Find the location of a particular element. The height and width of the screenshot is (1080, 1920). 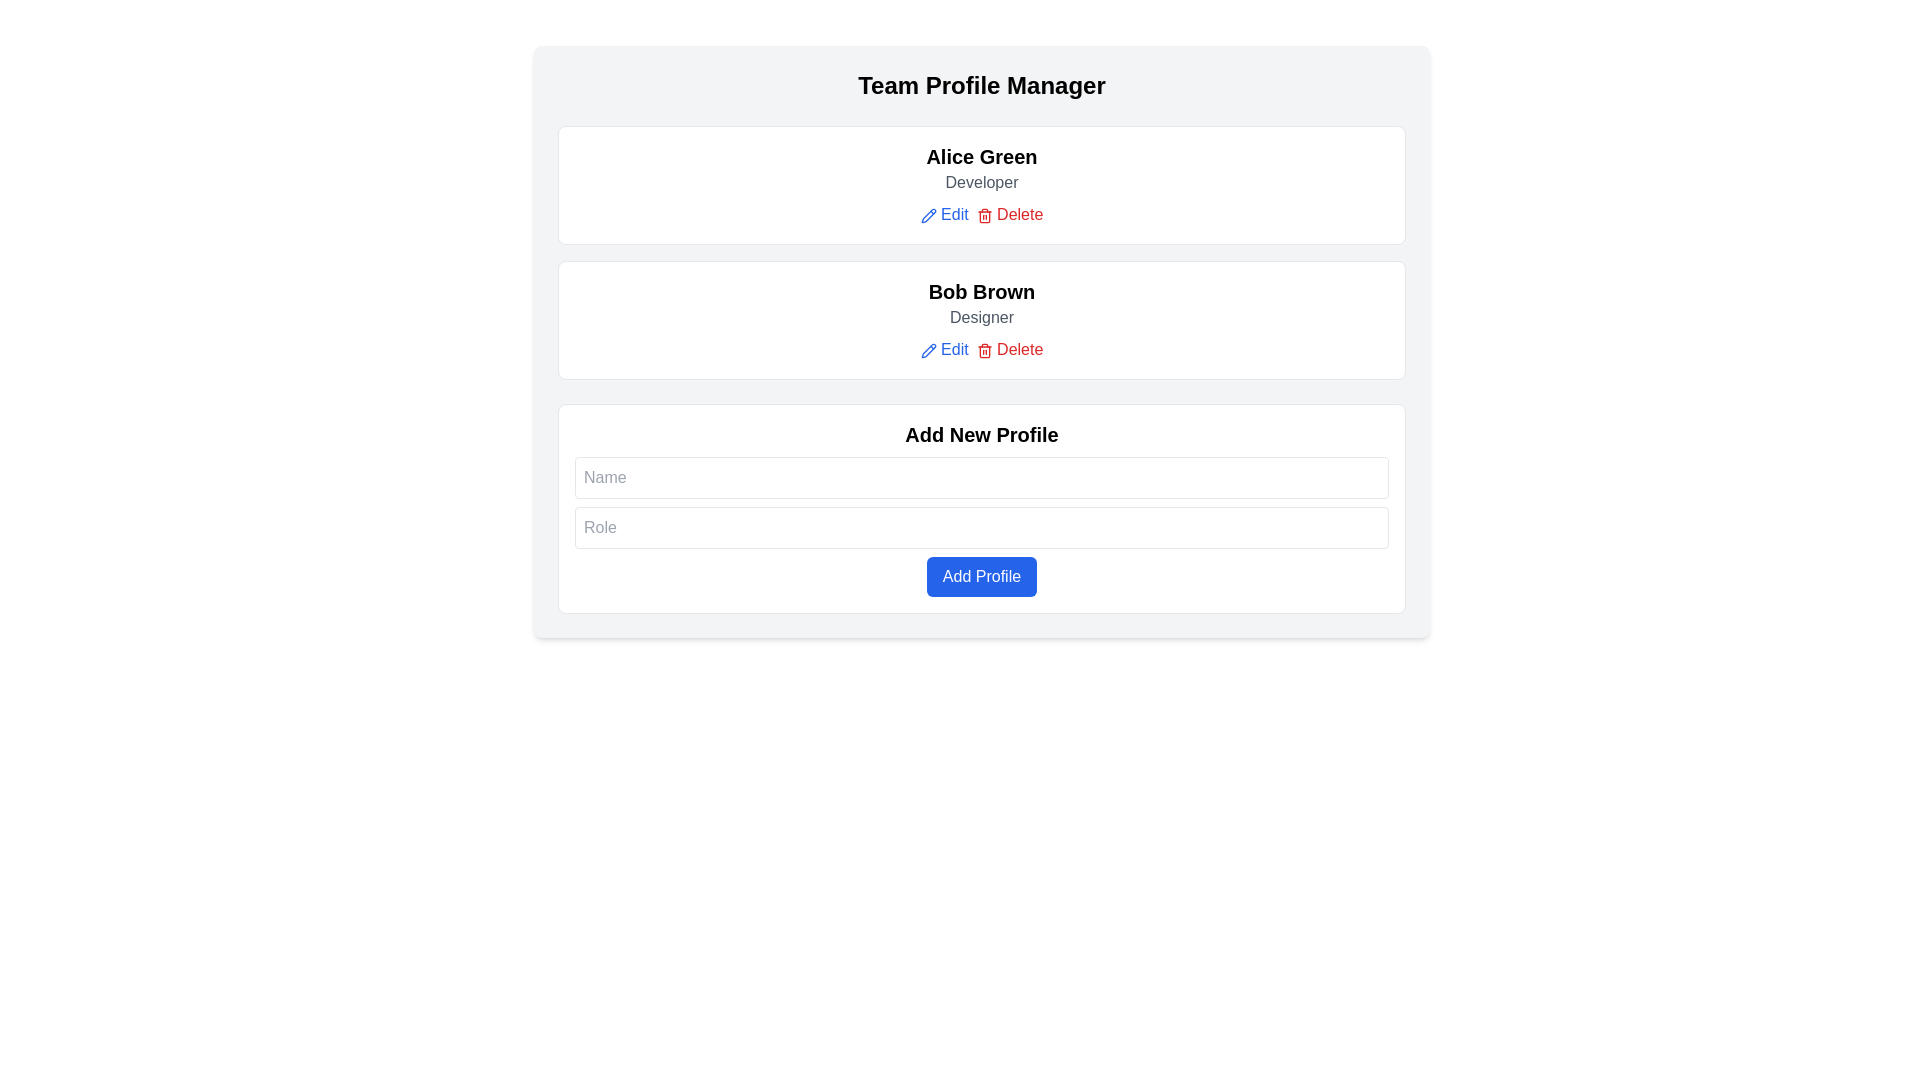

the delete icon representing the trash can action for 'Bob Brown - Designer' is located at coordinates (984, 350).